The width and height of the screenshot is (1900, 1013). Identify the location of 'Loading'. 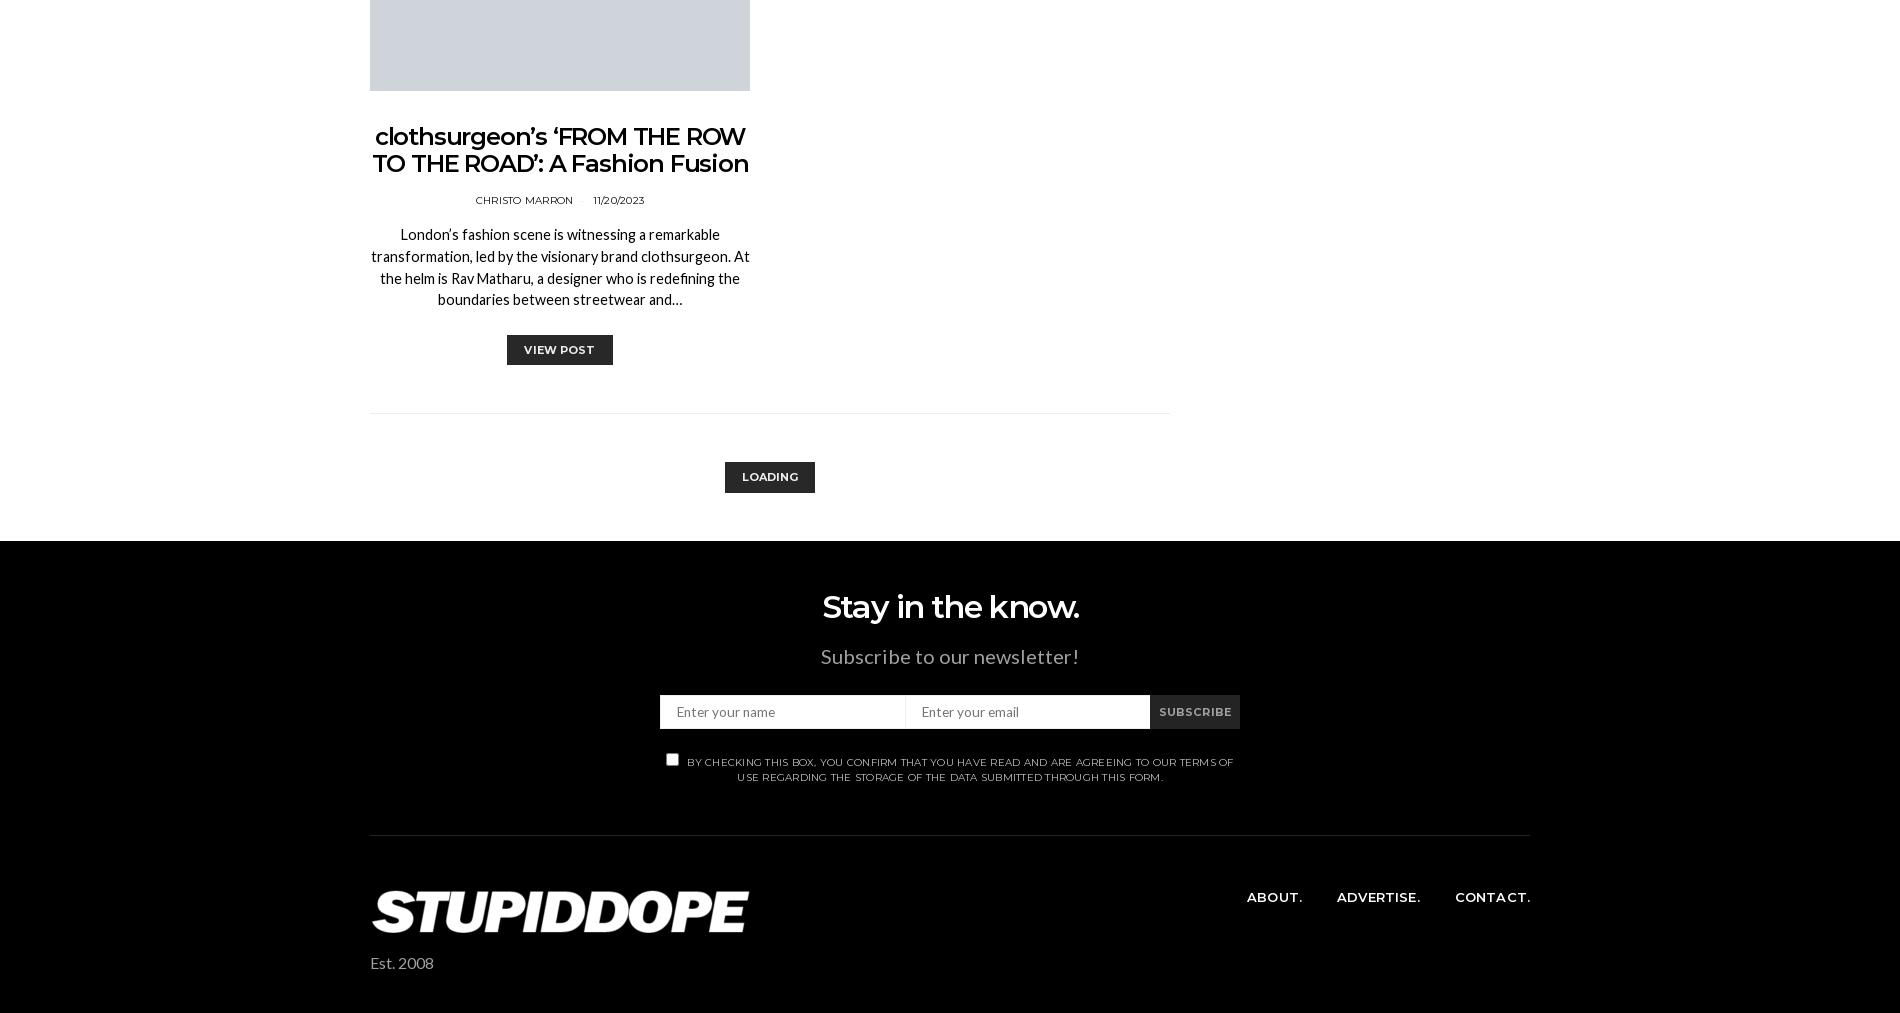
(740, 476).